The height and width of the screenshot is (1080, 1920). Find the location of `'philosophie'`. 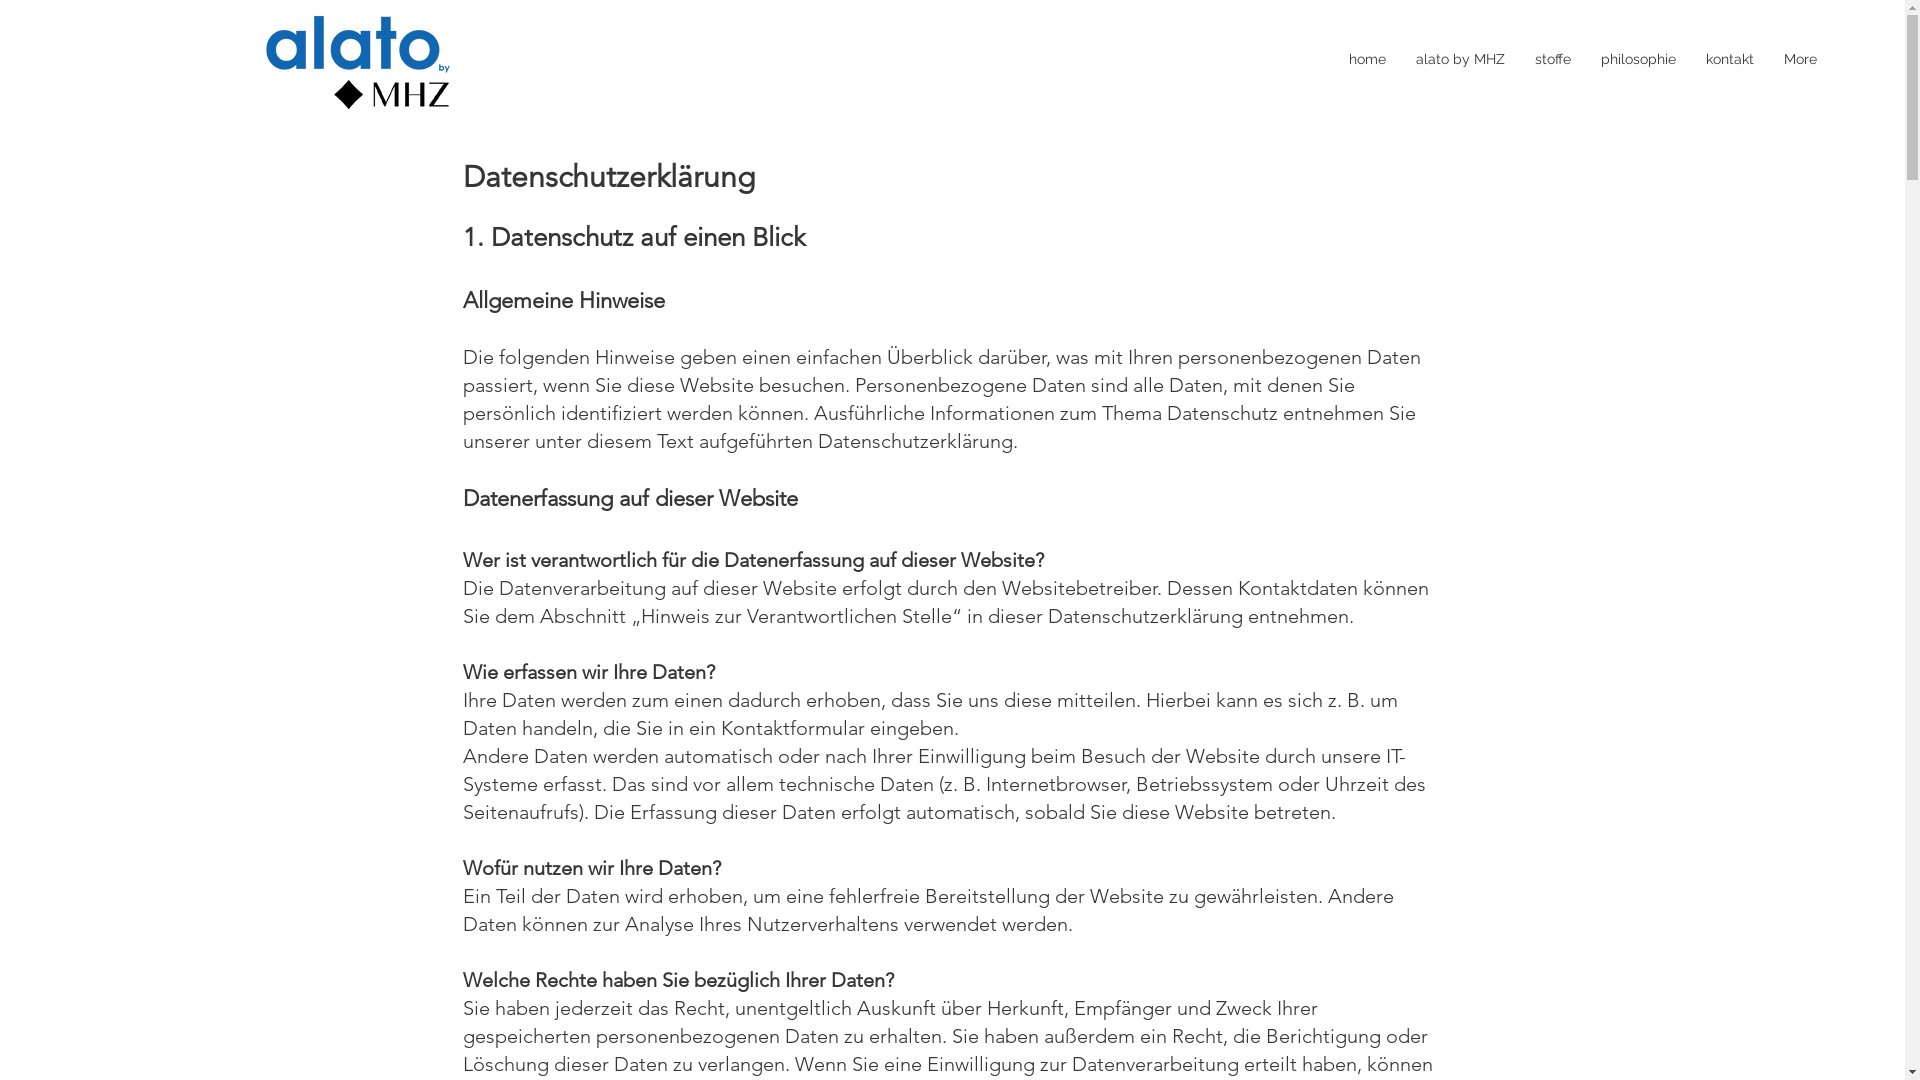

'philosophie' is located at coordinates (1638, 99).